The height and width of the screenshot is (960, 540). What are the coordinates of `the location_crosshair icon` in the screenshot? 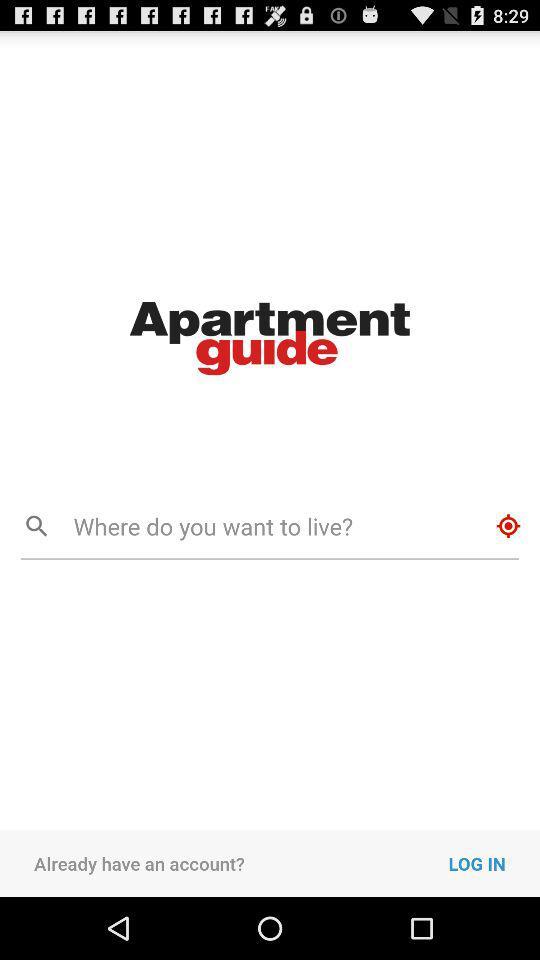 It's located at (508, 563).